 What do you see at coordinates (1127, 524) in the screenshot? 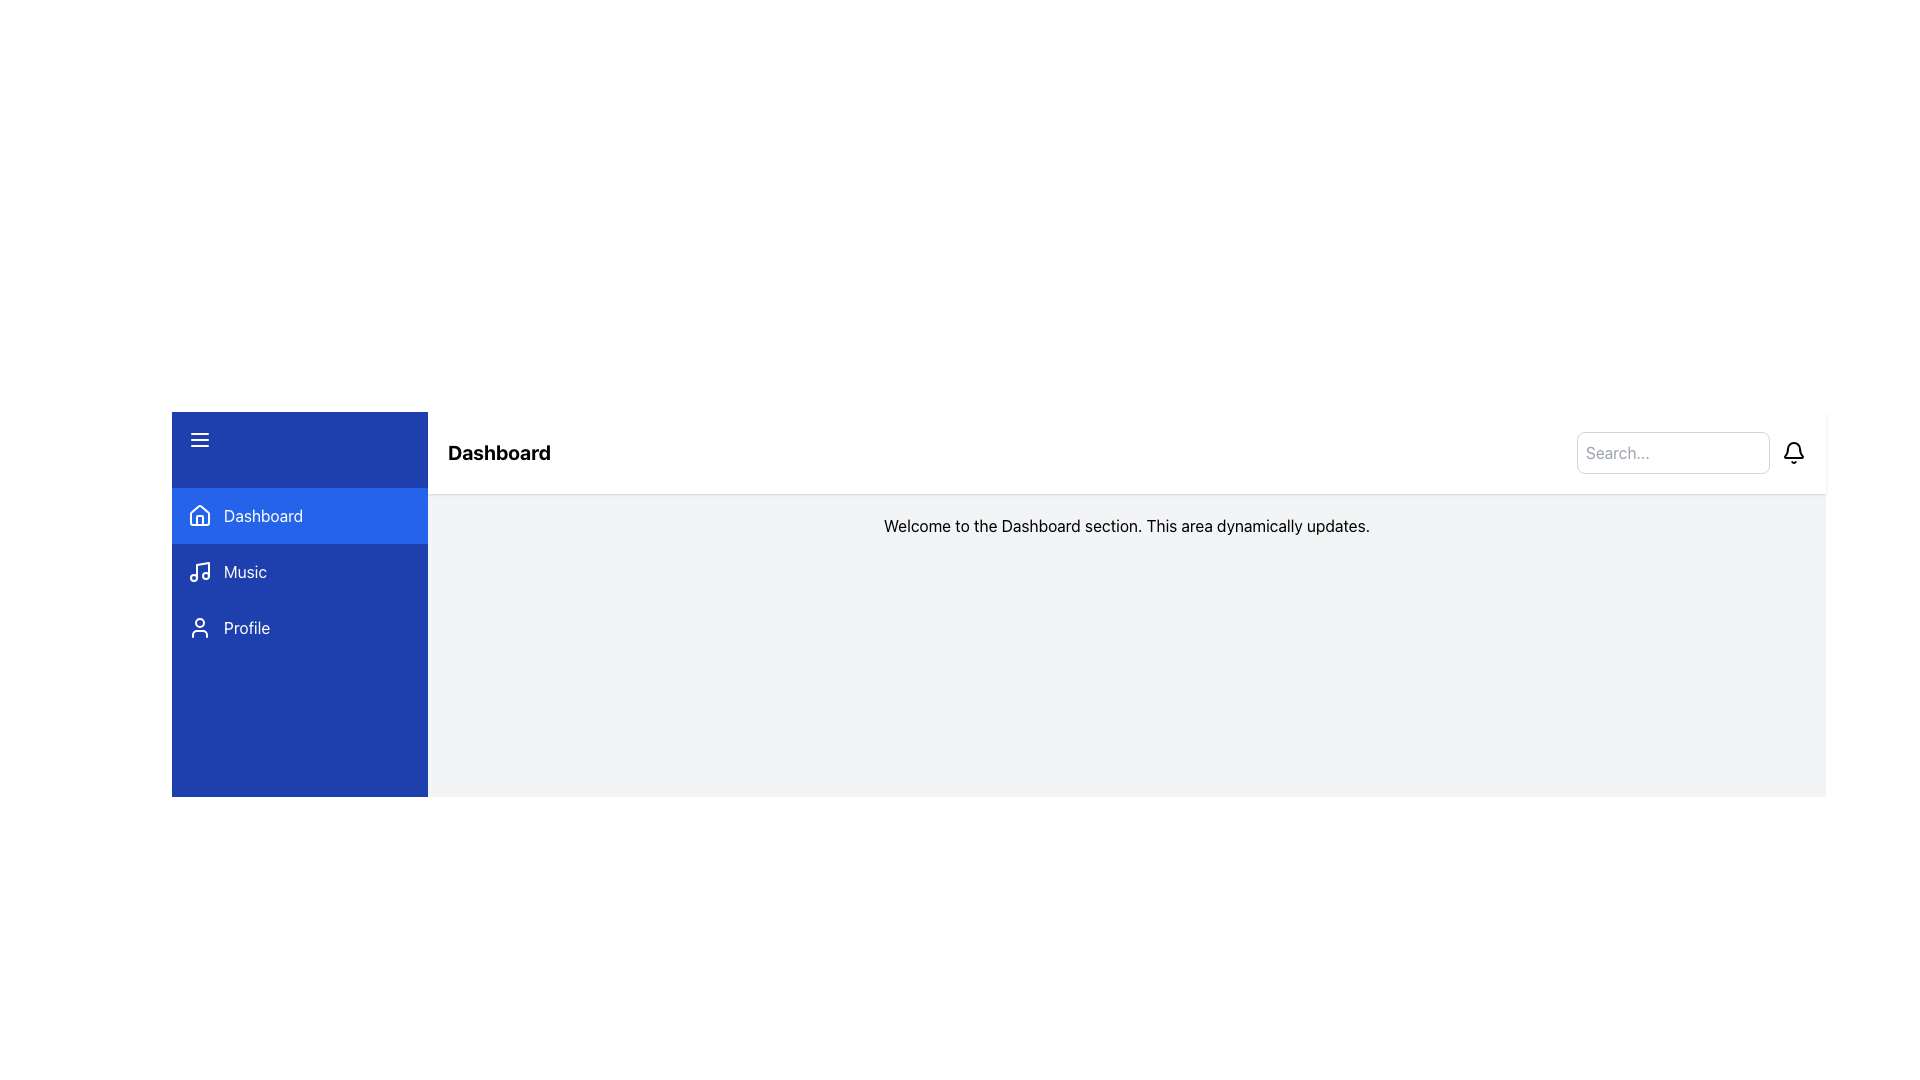
I see `the introductory Static Text element that provides context for the dashboard section of the application, located near the top of the main content area` at bounding box center [1127, 524].